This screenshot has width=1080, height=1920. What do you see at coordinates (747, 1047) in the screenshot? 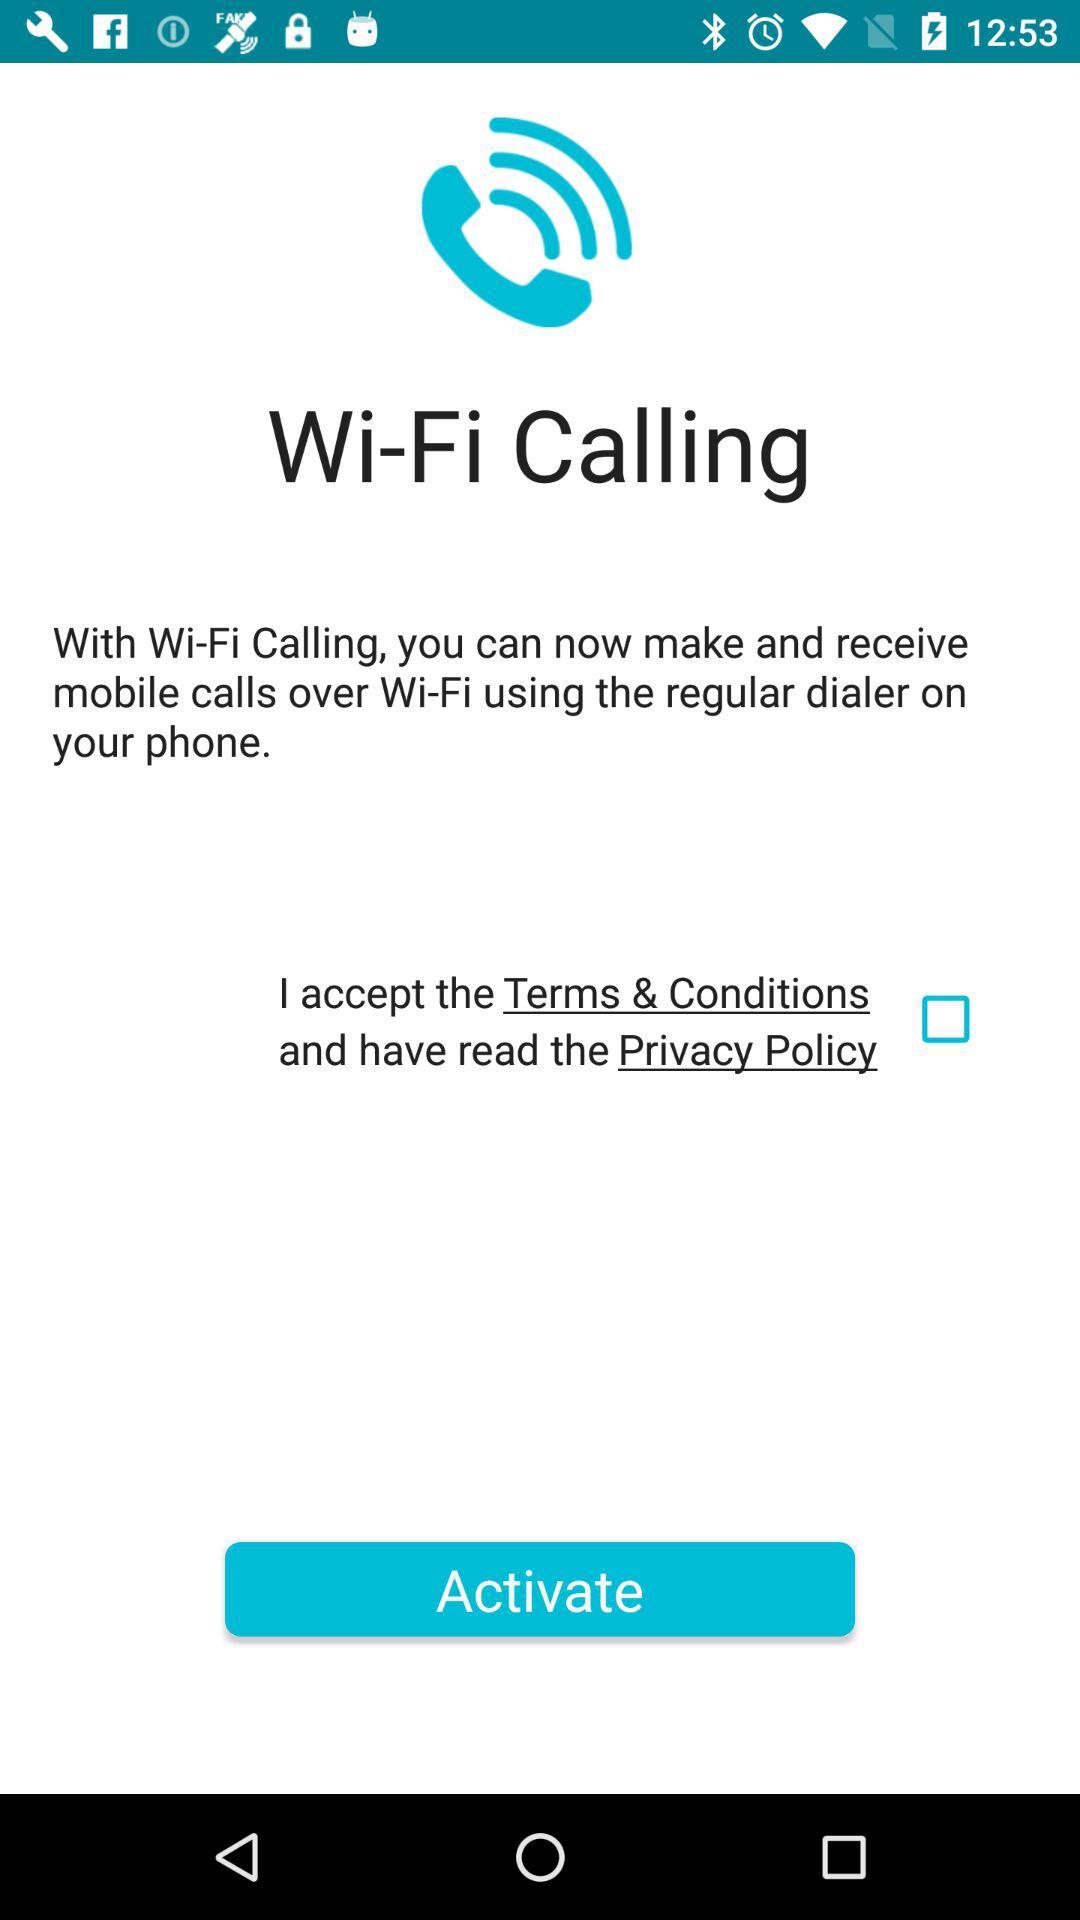
I see `the icon to the right of and have read icon` at bounding box center [747, 1047].